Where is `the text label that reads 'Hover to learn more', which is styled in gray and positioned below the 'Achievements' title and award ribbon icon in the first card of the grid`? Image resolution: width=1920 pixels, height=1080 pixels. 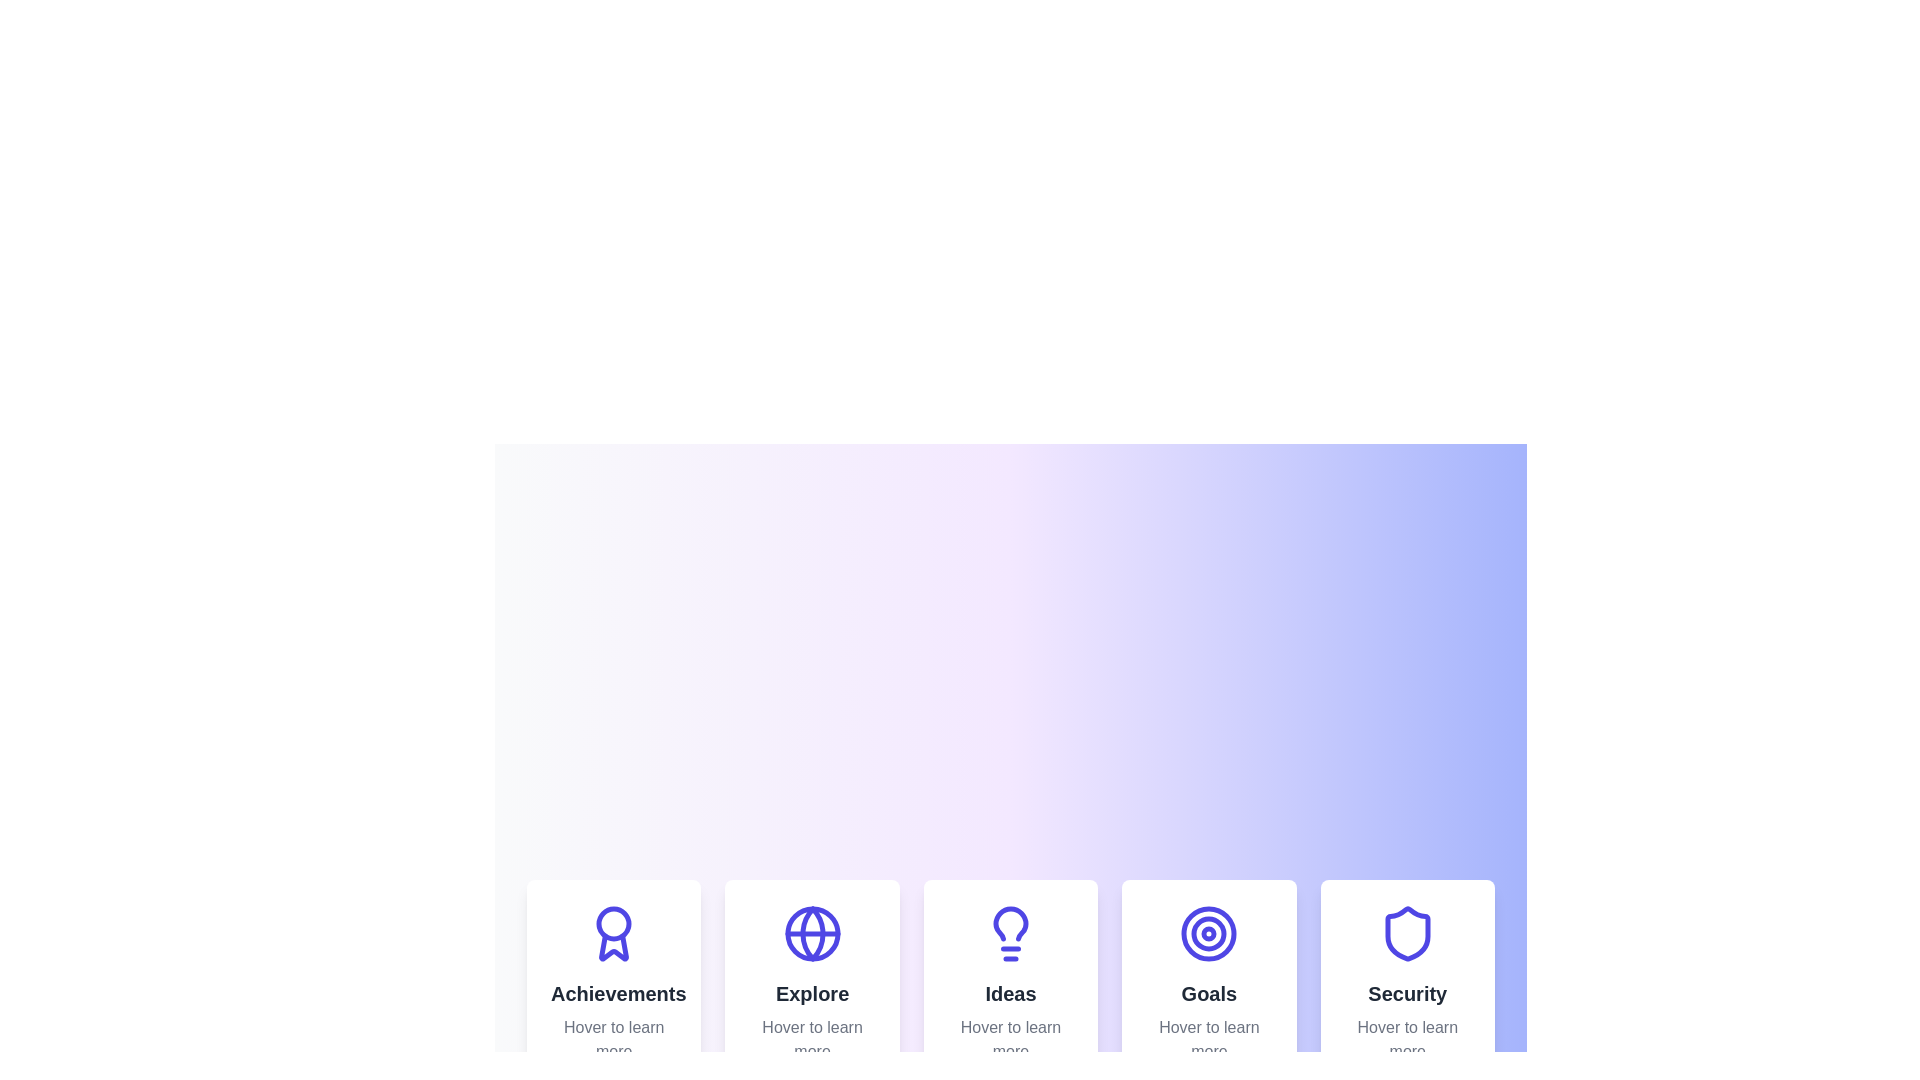
the text label that reads 'Hover to learn more', which is styled in gray and positioned below the 'Achievements' title and award ribbon icon in the first card of the grid is located at coordinates (613, 1039).